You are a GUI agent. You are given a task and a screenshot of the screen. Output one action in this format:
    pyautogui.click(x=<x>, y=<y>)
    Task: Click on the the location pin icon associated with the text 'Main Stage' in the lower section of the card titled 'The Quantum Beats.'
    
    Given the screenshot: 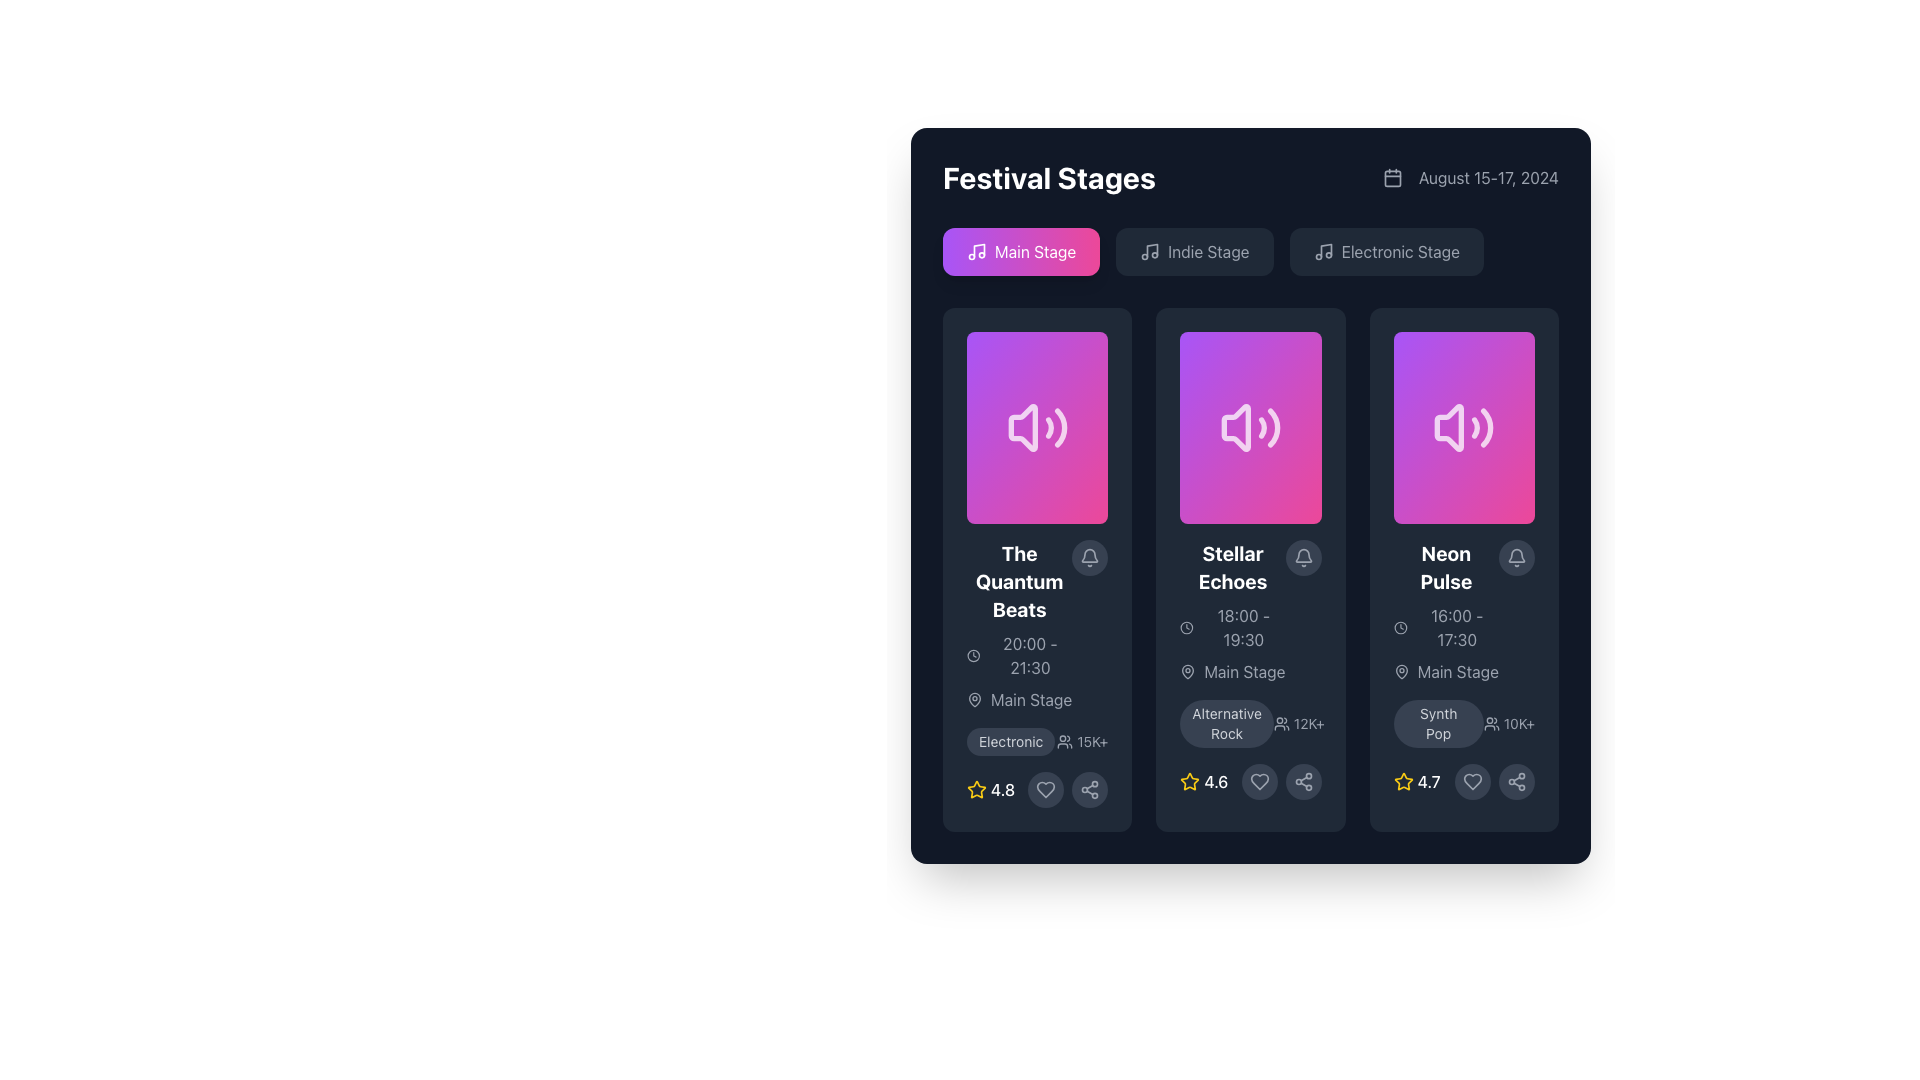 What is the action you would take?
    pyautogui.click(x=974, y=697)
    